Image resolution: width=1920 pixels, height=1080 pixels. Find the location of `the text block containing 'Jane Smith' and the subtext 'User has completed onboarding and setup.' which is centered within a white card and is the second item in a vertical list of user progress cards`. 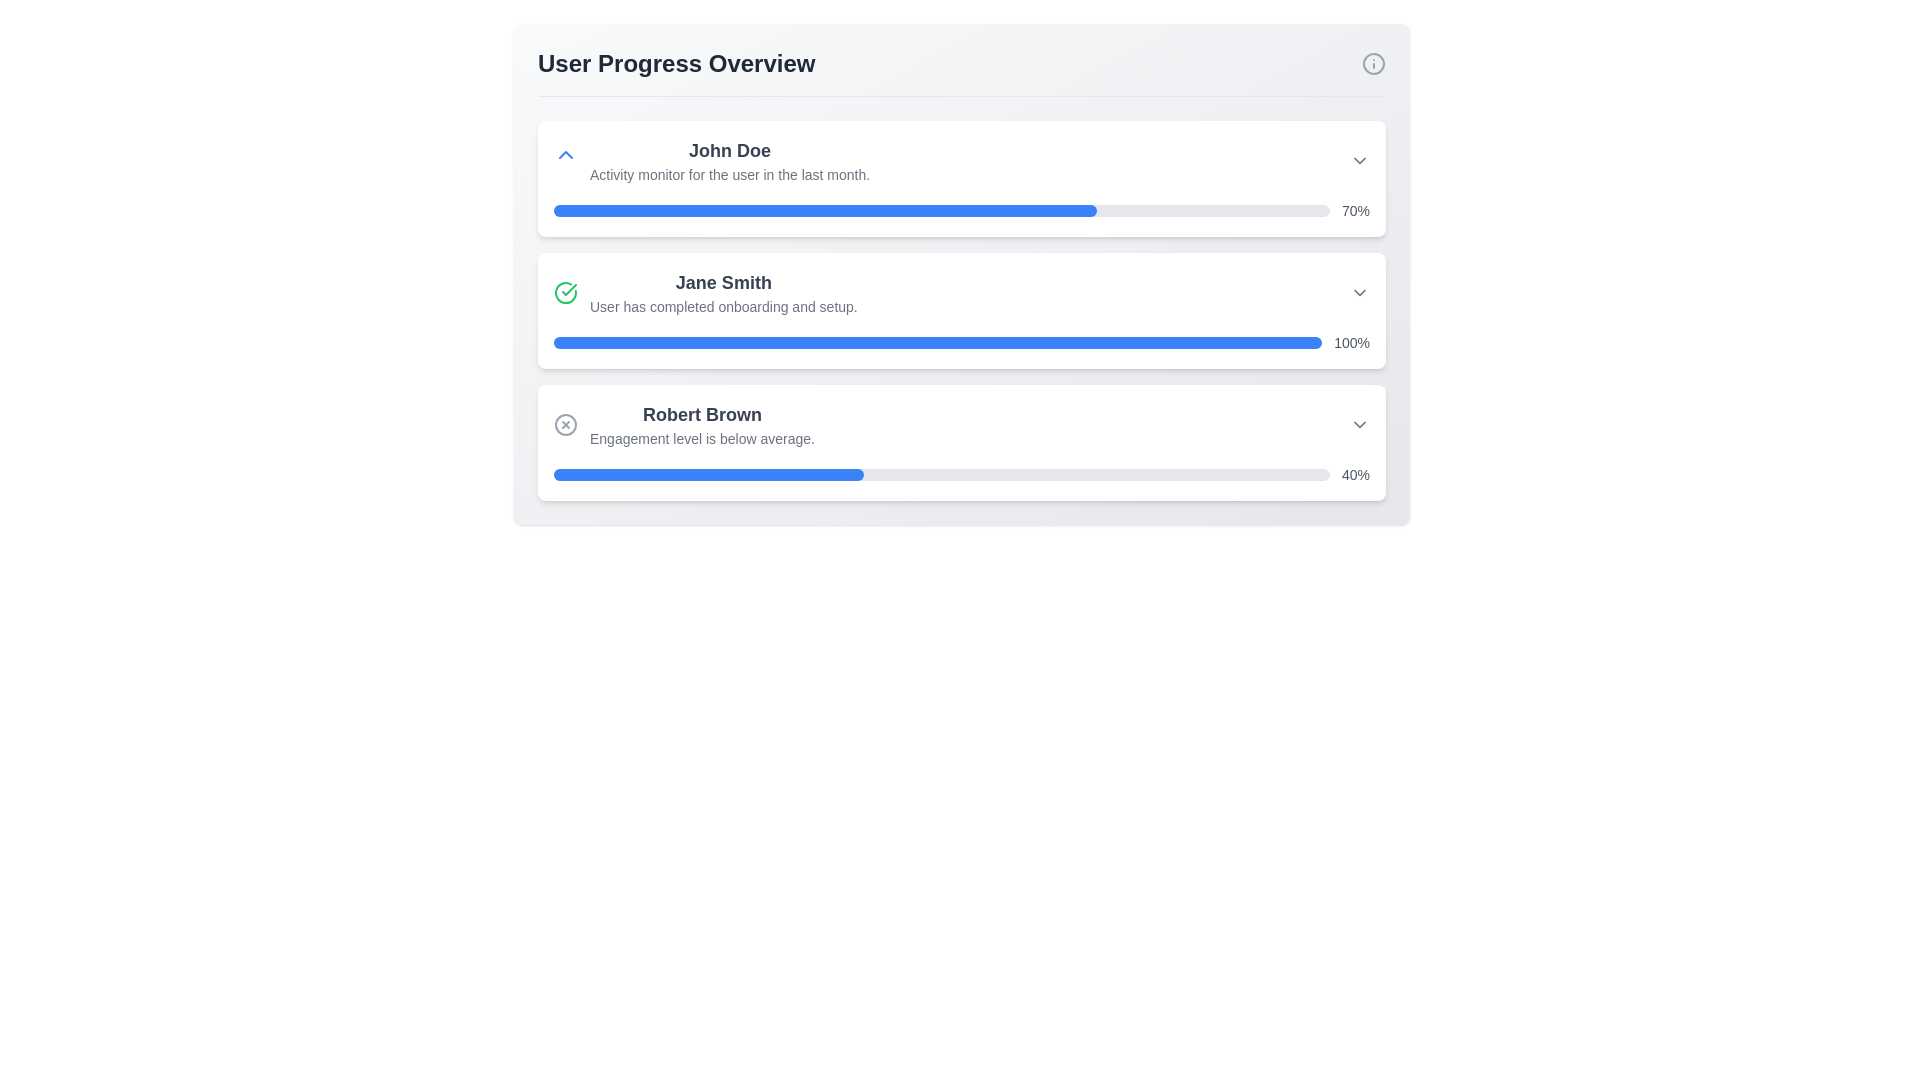

the text block containing 'Jane Smith' and the subtext 'User has completed onboarding and setup.' which is centered within a white card and is the second item in a vertical list of user progress cards is located at coordinates (722, 293).